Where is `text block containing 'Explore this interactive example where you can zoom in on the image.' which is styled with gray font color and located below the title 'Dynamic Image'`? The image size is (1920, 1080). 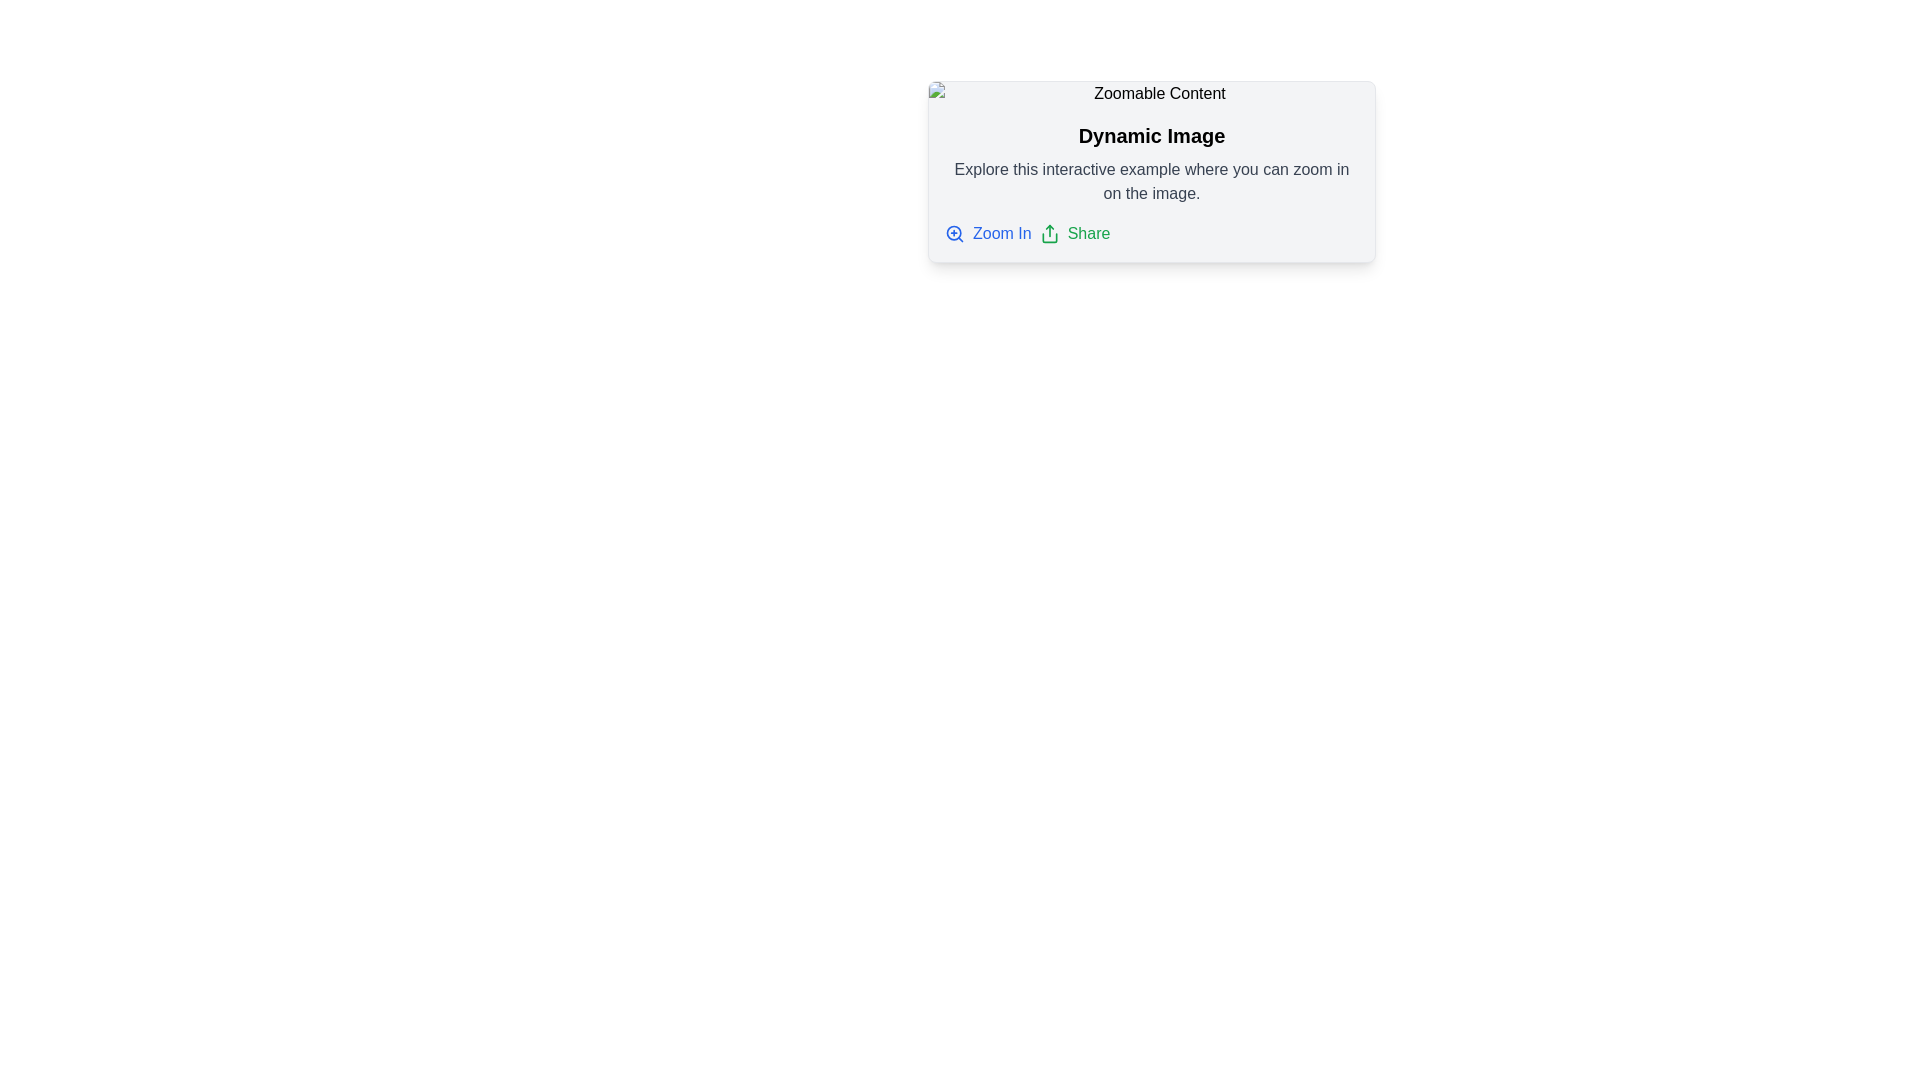
text block containing 'Explore this interactive example where you can zoom in on the image.' which is styled with gray font color and located below the title 'Dynamic Image' is located at coordinates (1152, 181).